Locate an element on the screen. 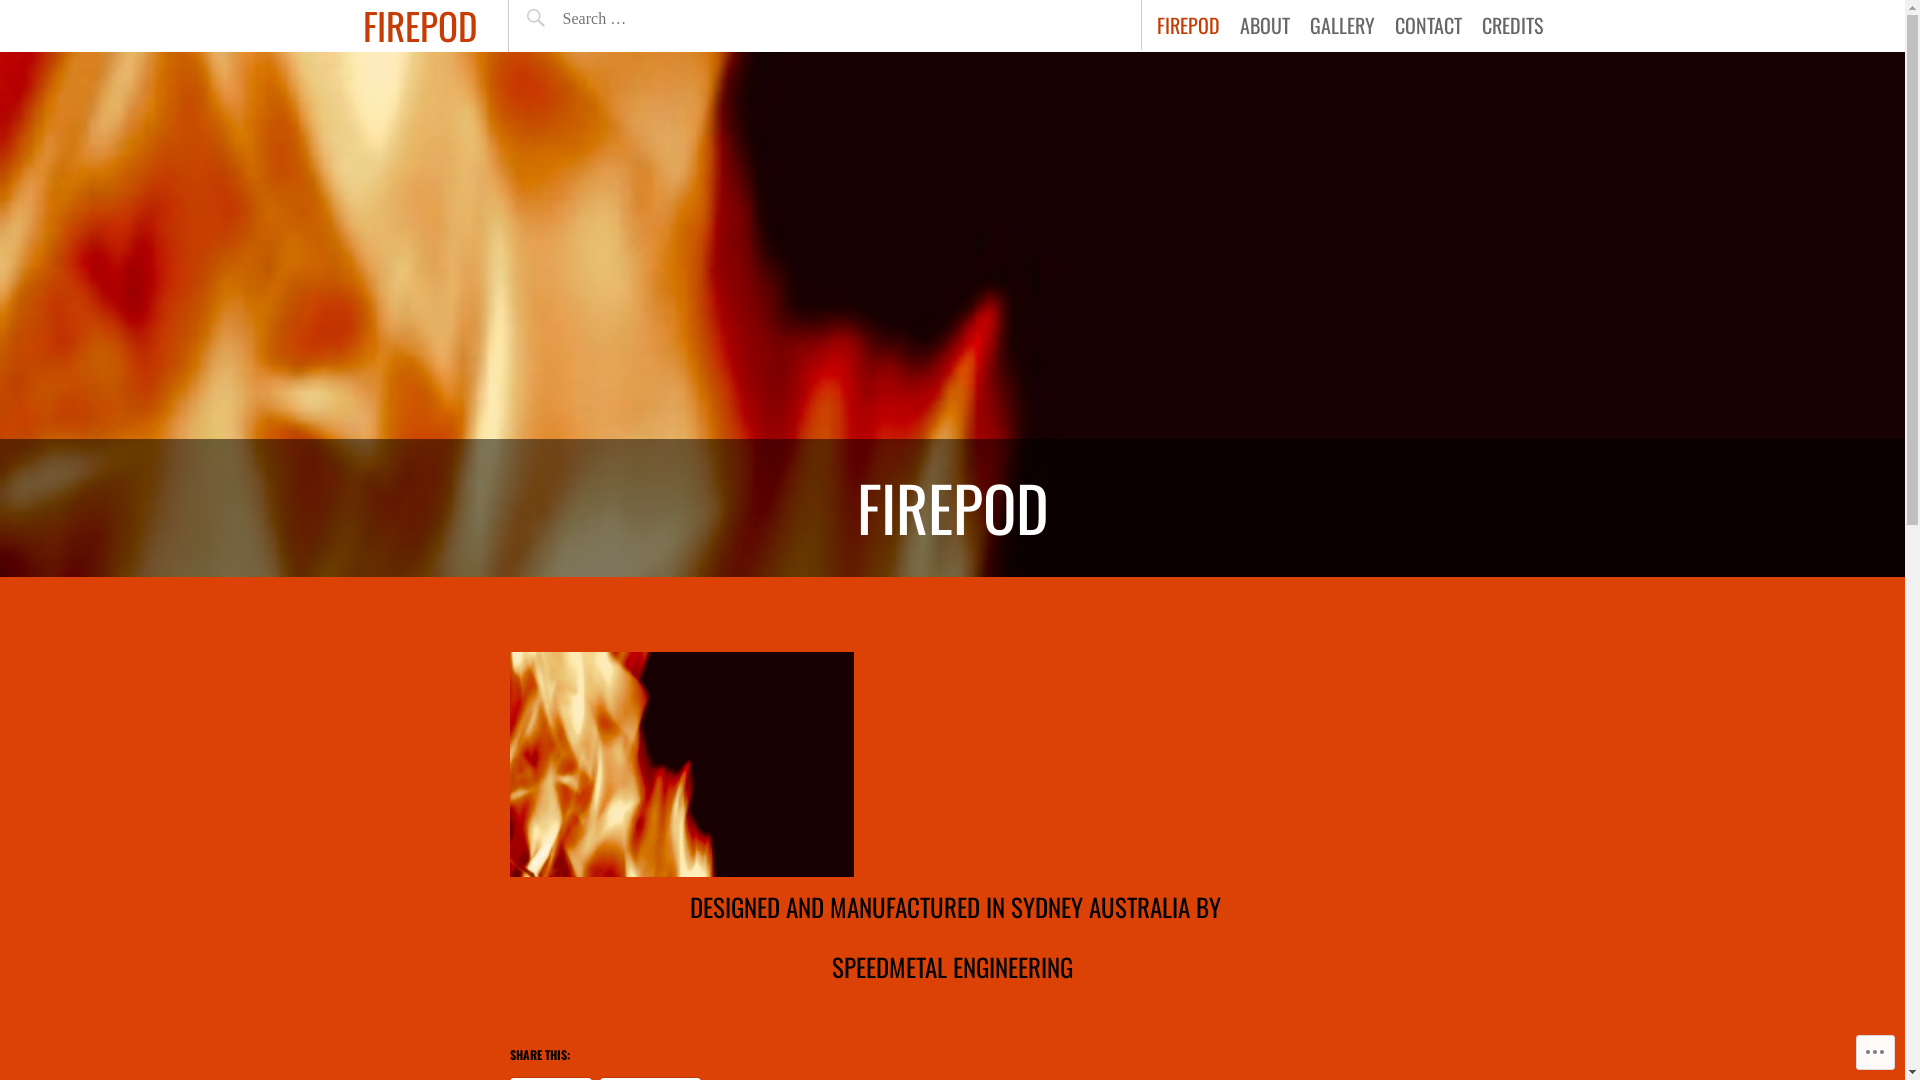 This screenshot has height=1080, width=1920. 'CONTACT' is located at coordinates (1426, 24).